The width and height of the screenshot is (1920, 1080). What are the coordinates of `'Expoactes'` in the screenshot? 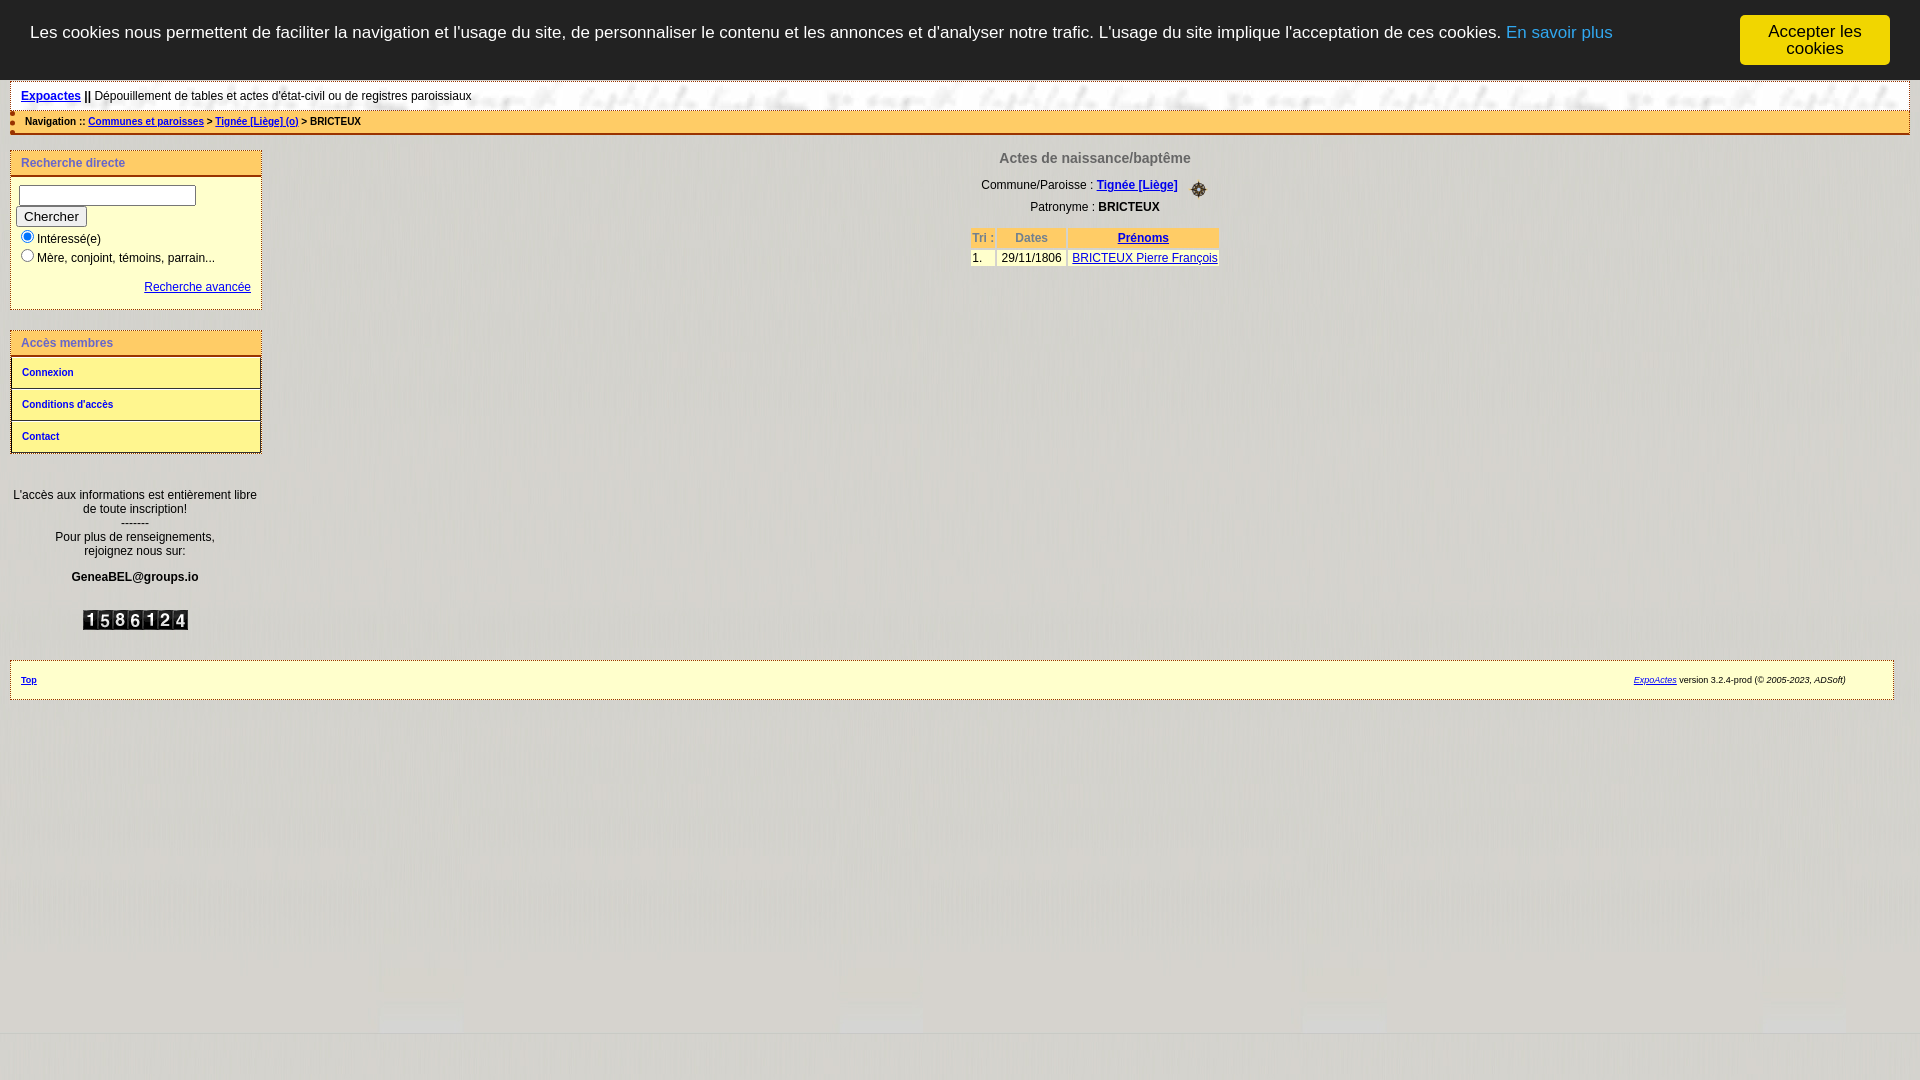 It's located at (51, 96).